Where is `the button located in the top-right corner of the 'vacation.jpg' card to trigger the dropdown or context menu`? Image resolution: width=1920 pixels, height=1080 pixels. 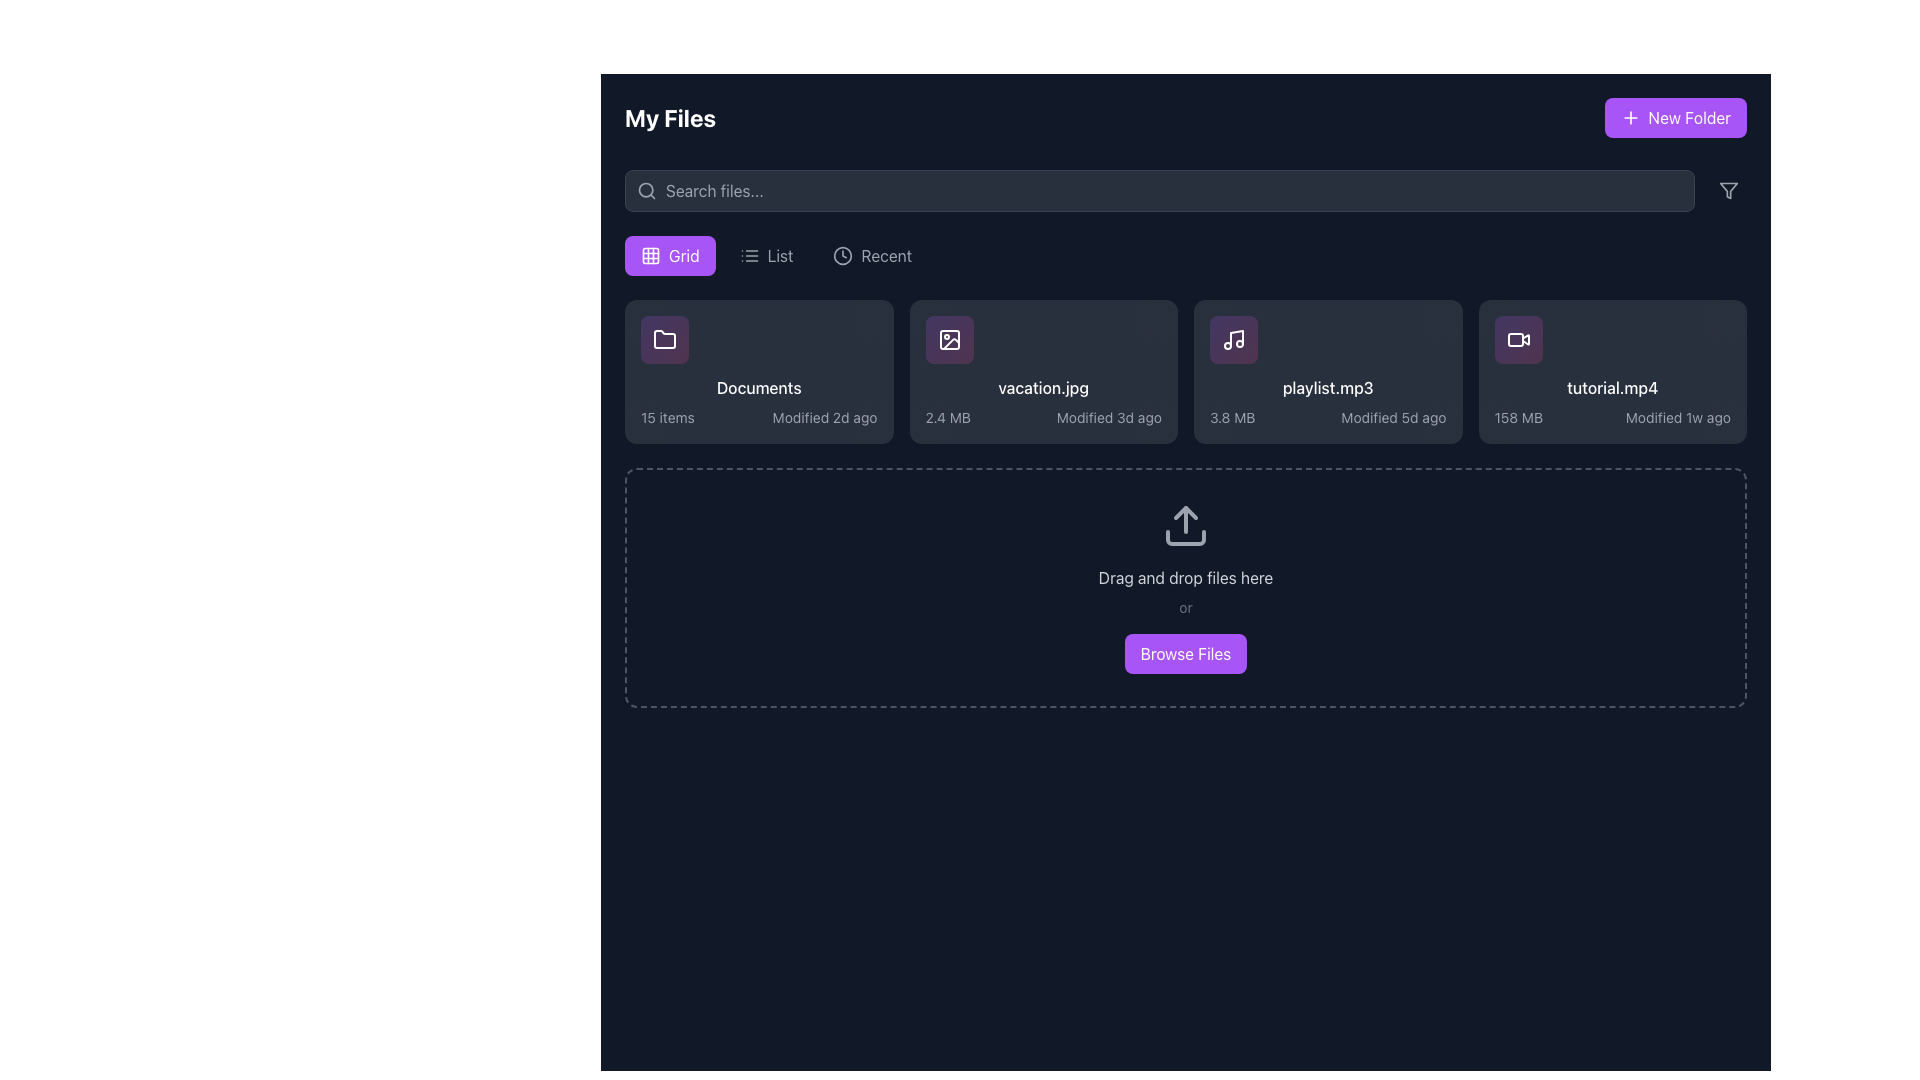 the button located in the top-right corner of the 'vacation.jpg' card to trigger the dropdown or context menu is located at coordinates (1152, 338).